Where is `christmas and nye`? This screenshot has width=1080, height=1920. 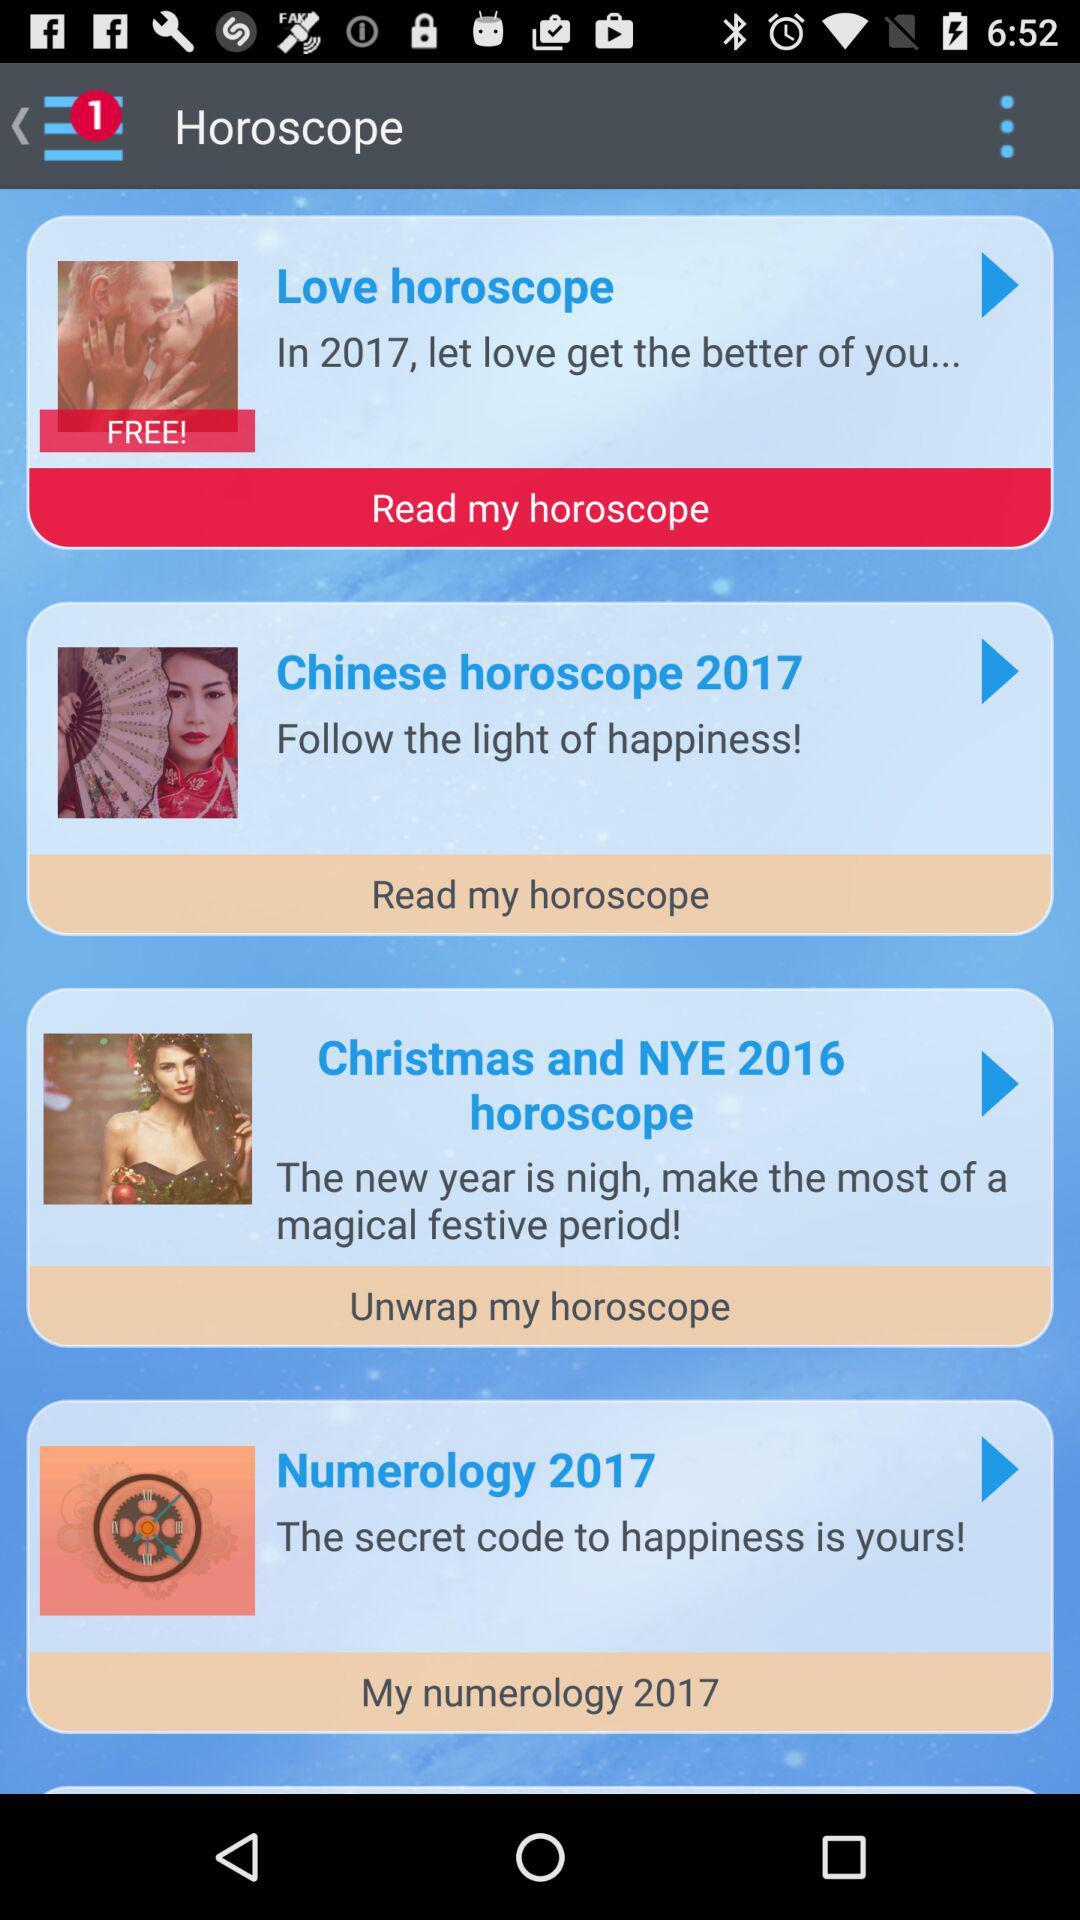 christmas and nye is located at coordinates (581, 1082).